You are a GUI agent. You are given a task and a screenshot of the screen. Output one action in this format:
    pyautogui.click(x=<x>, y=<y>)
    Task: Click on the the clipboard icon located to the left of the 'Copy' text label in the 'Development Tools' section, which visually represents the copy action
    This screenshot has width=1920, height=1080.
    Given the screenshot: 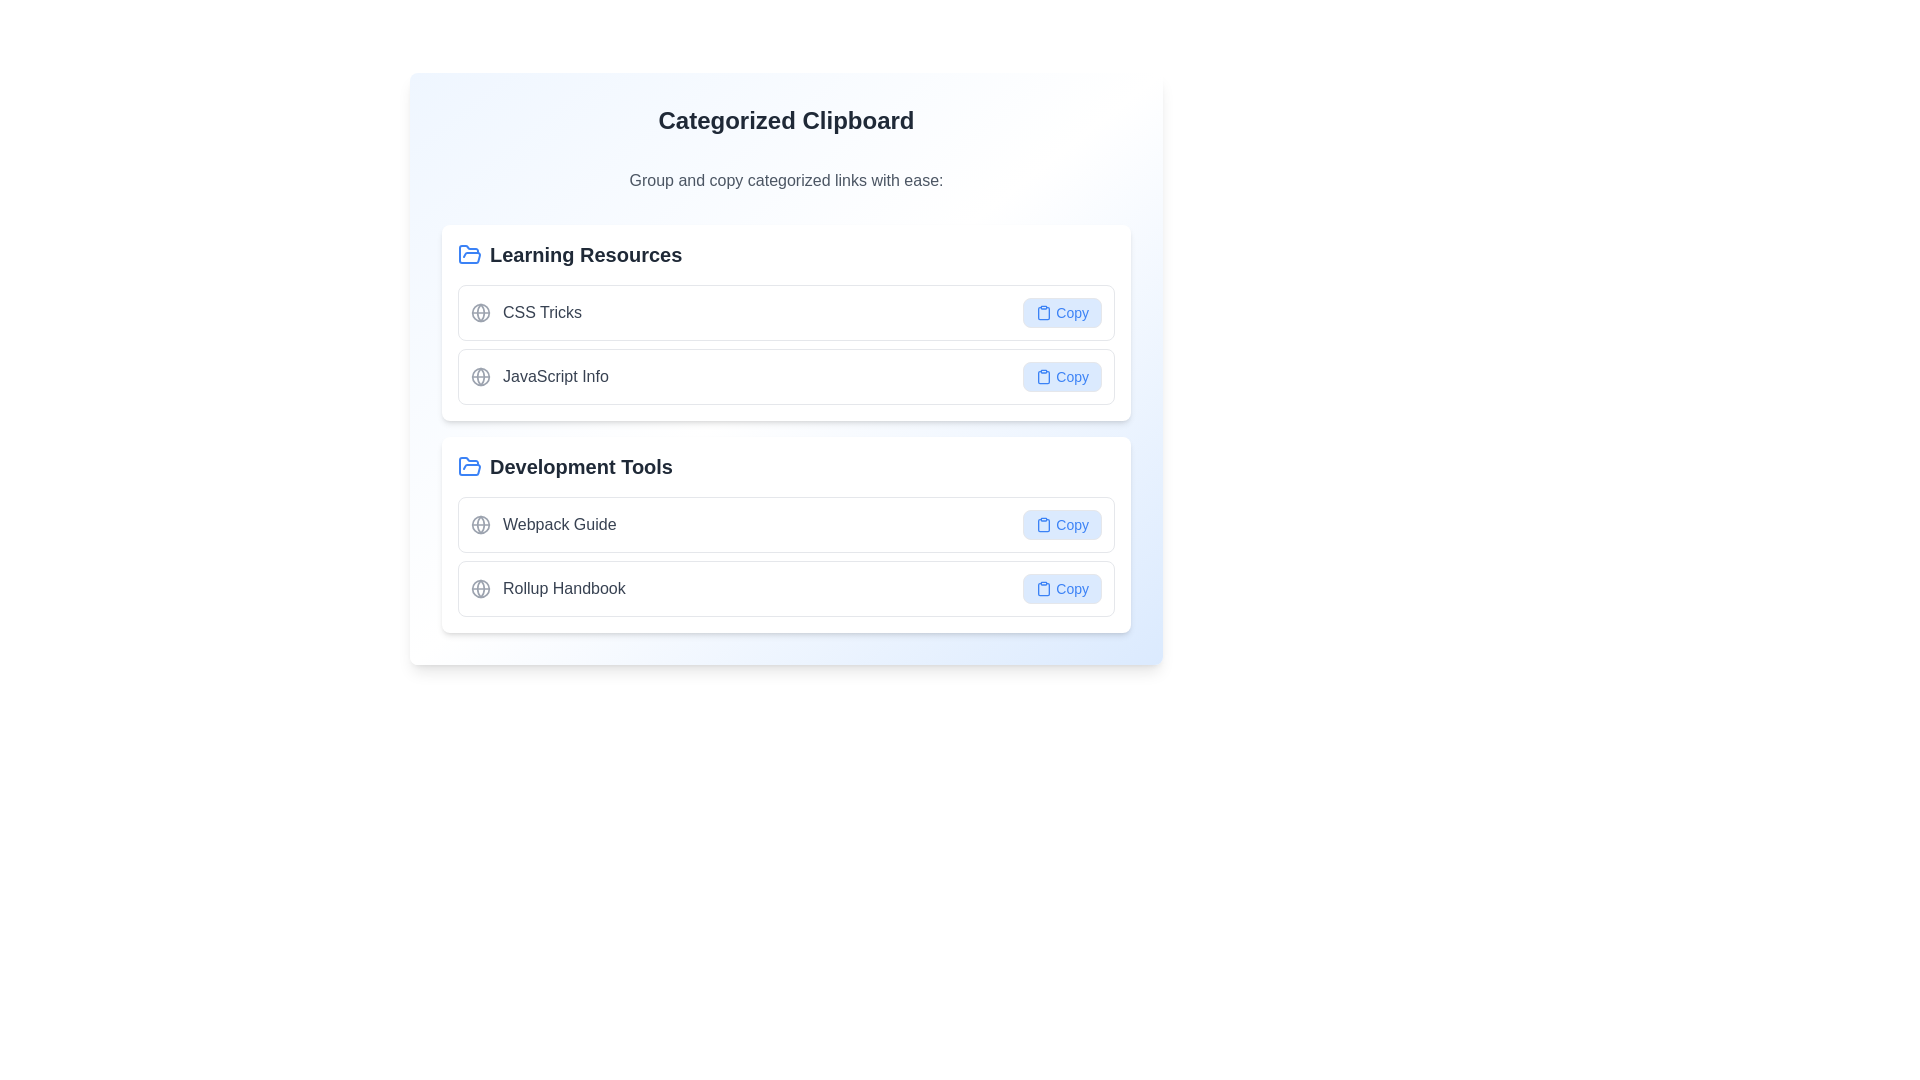 What is the action you would take?
    pyautogui.click(x=1043, y=523)
    